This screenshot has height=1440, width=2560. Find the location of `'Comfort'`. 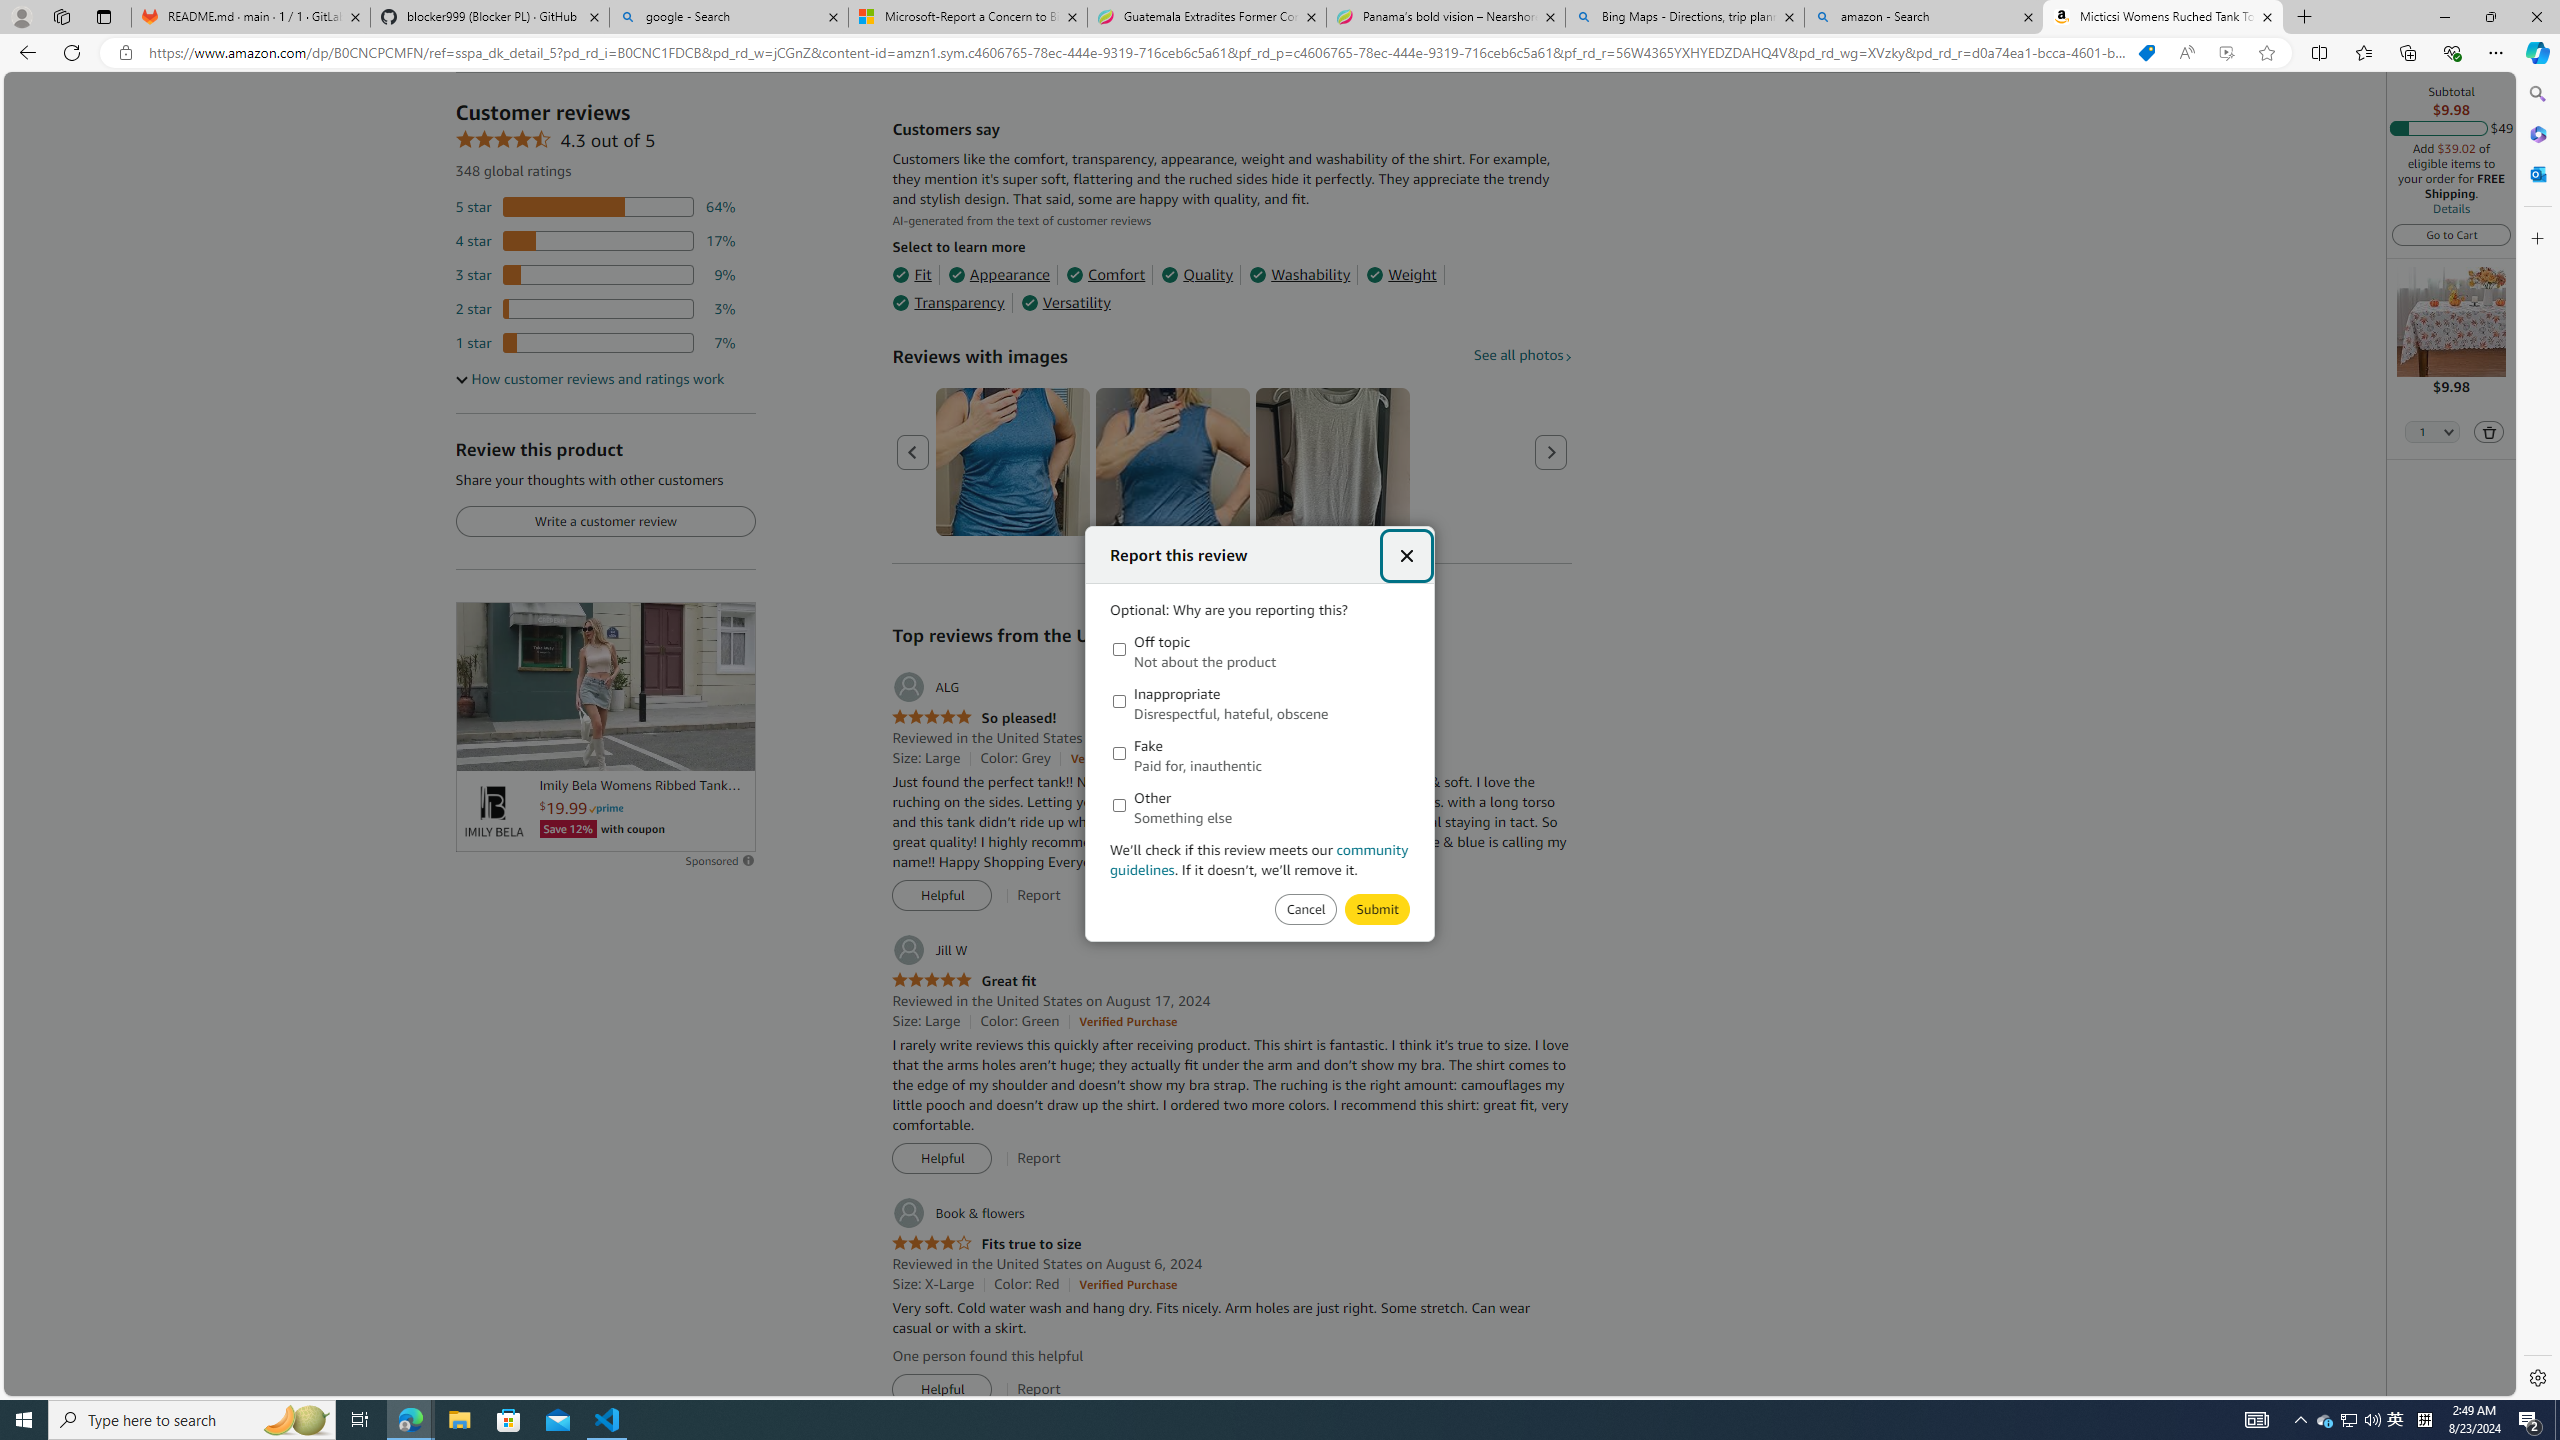

'Comfort' is located at coordinates (1104, 275).